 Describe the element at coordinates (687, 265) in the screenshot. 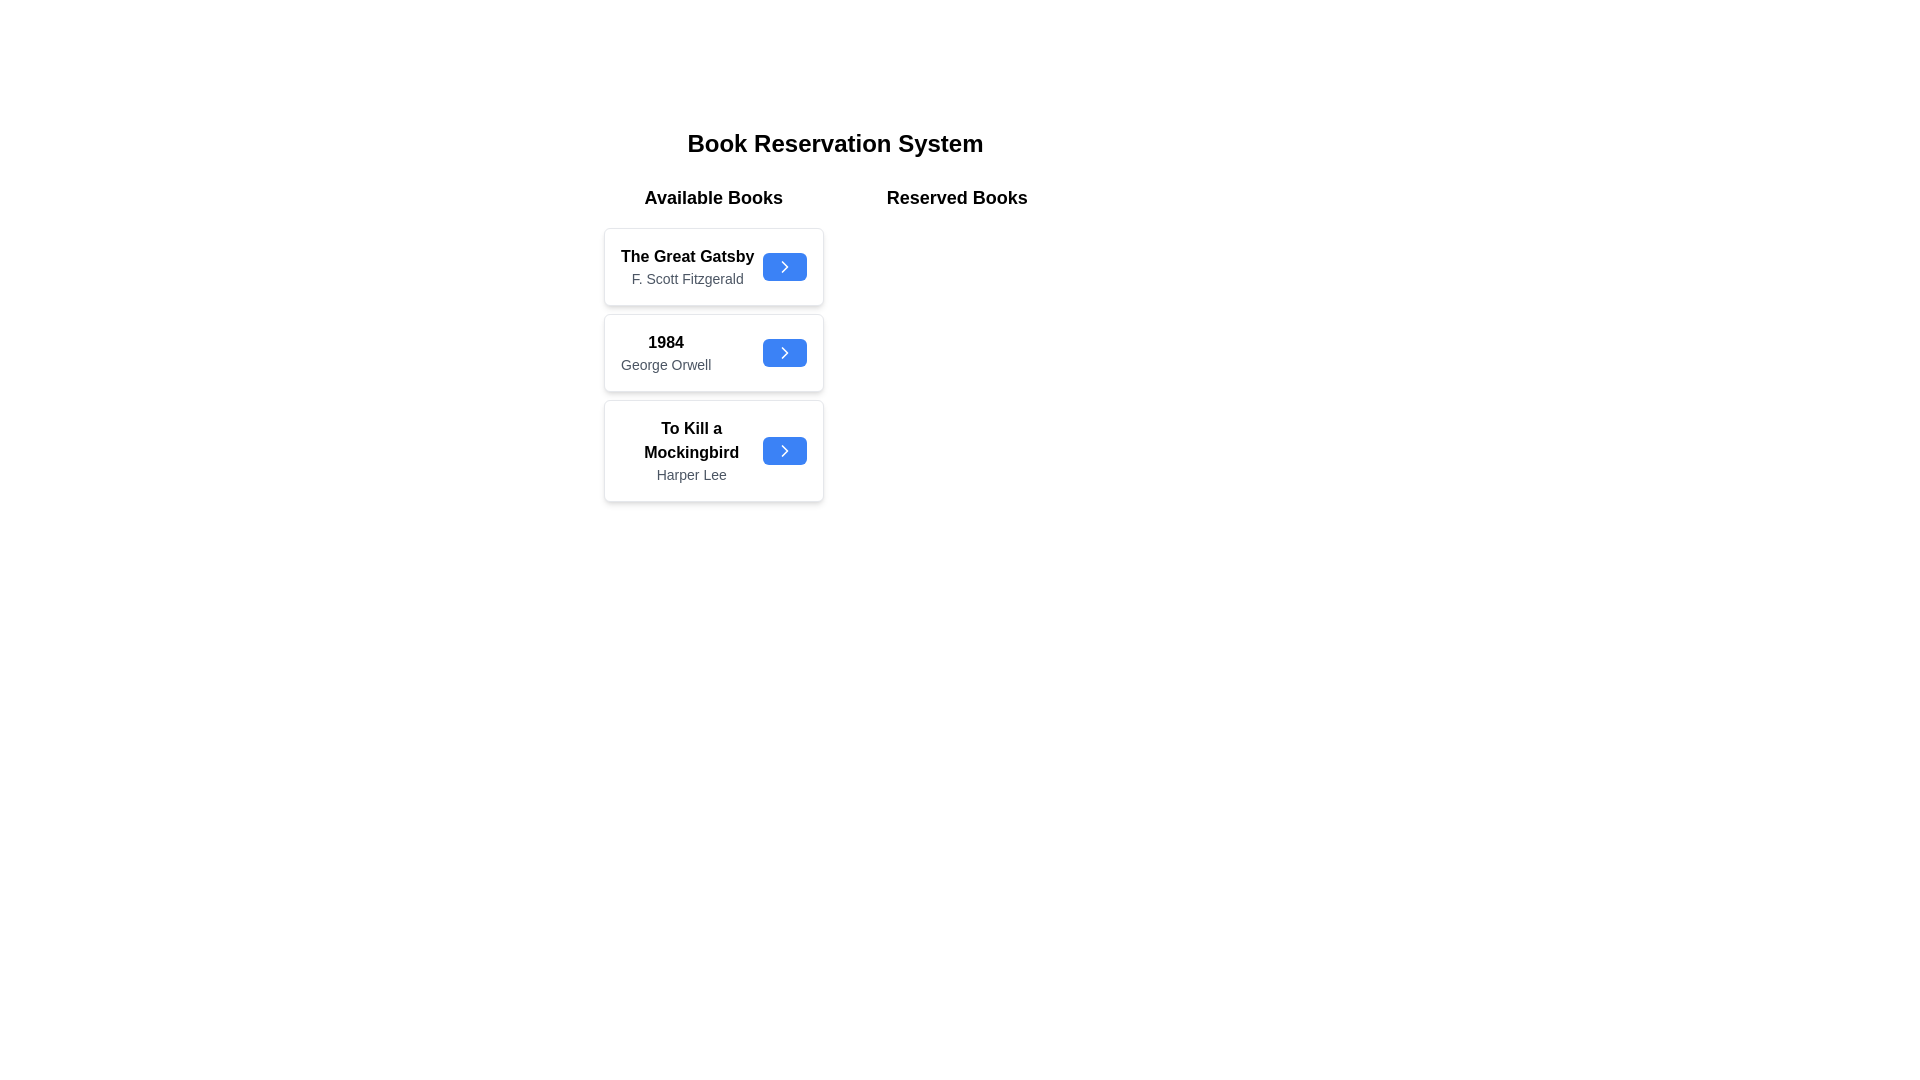

I see `text block containing 'The Great Gatsby' and 'F. Scott Fitzgerald' located at the center of the first card in the 'Available Books' section` at that location.